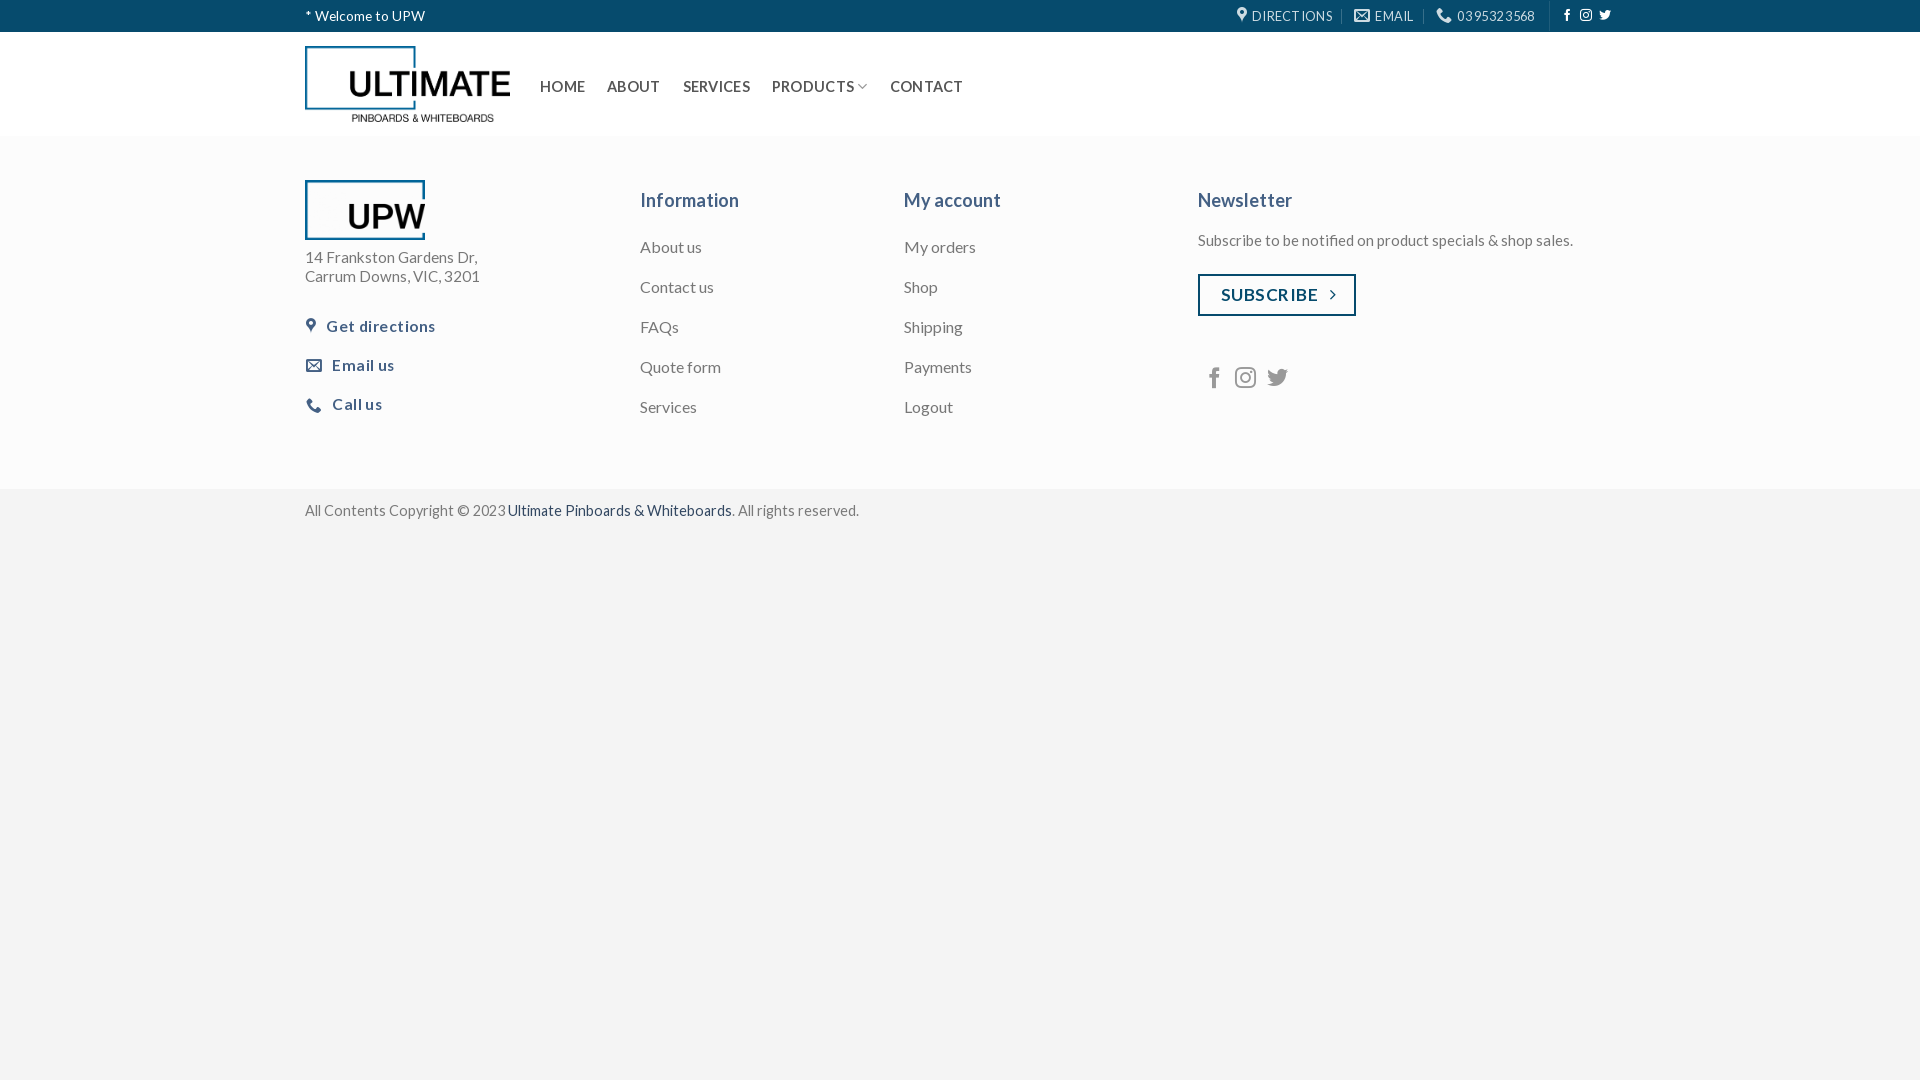 This screenshot has width=1920, height=1080. I want to click on 'Contact us', so click(638, 289).